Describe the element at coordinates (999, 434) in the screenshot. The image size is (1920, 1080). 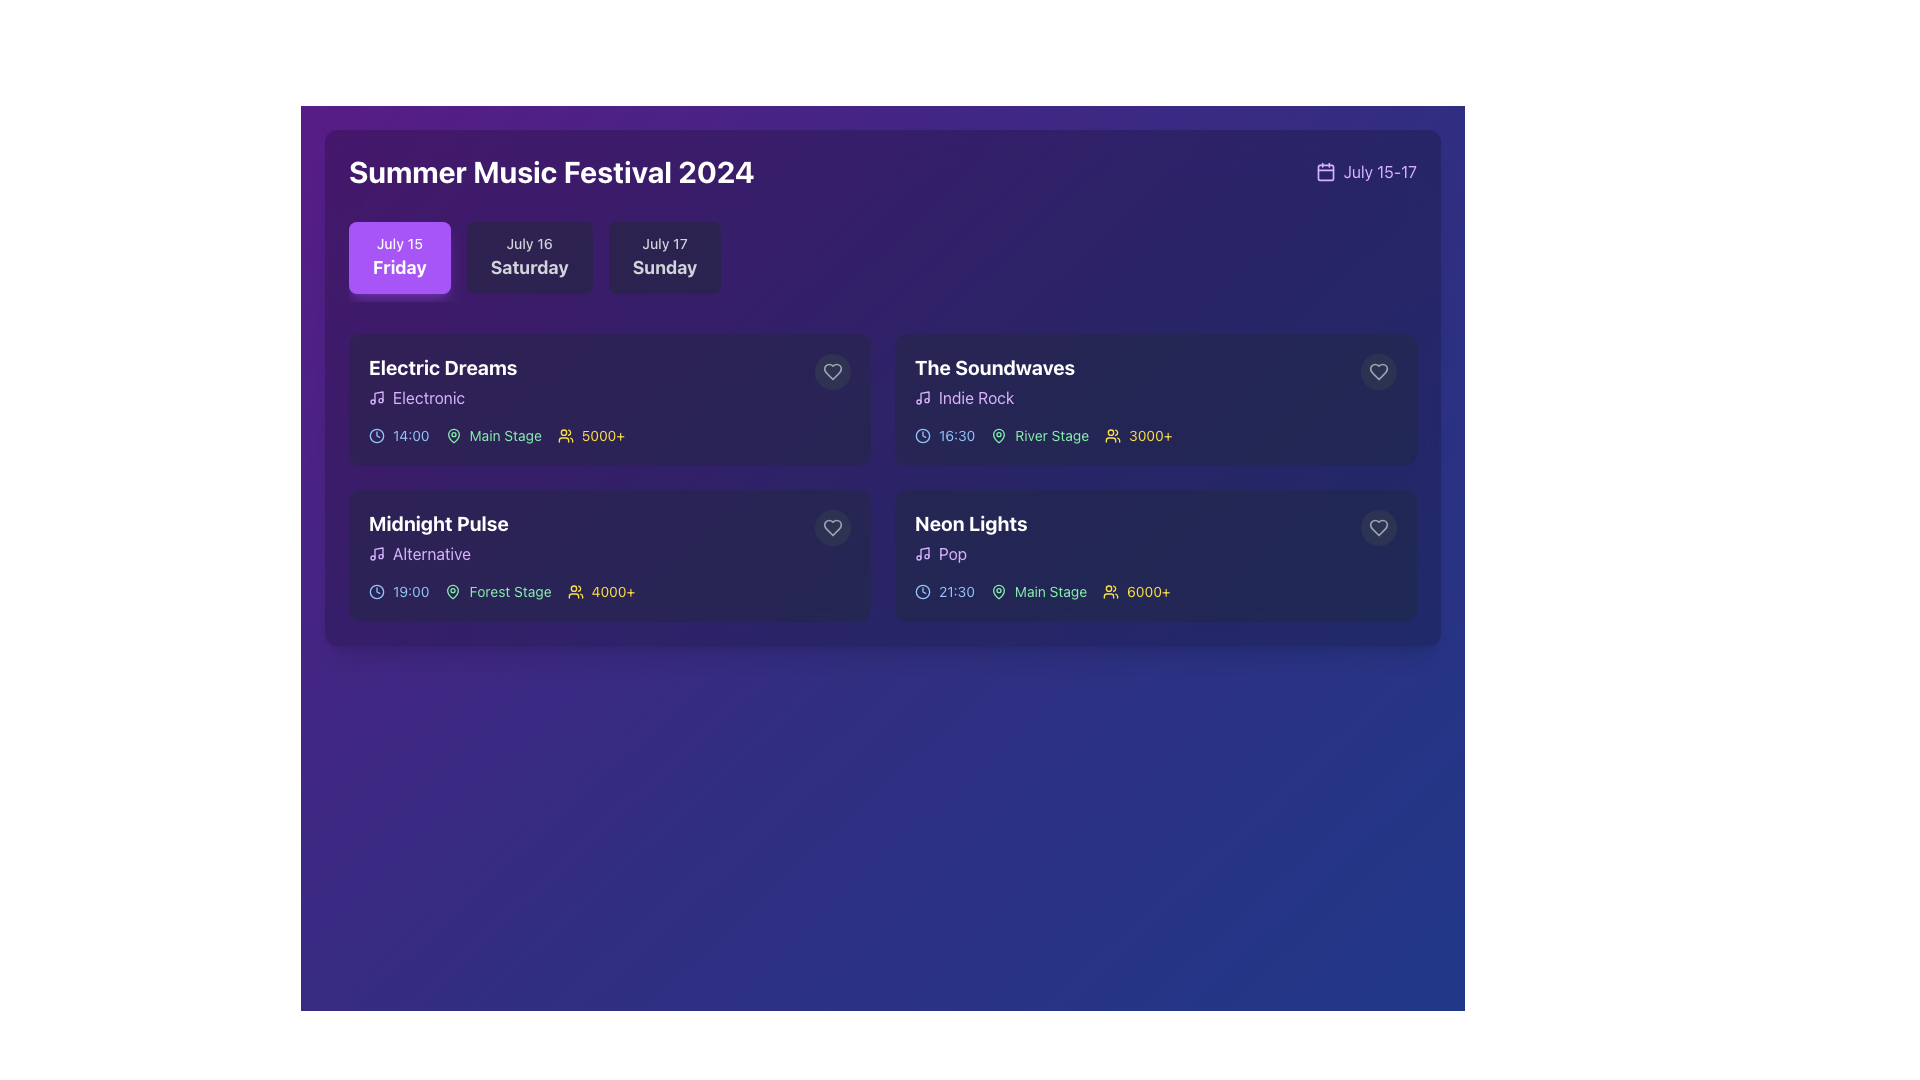
I see `the map pin icon located to the left of the text 'River Stage' within the card labeled 'The Soundwaves', which serves as a visual cue for the stage's identification` at that location.